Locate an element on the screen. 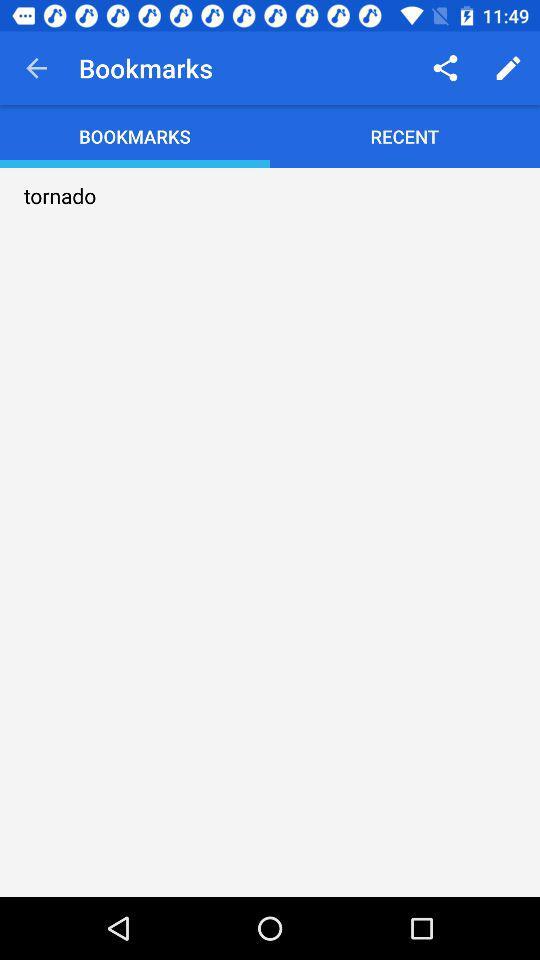 This screenshot has height=960, width=540. the icon to the right of the bookmarks app is located at coordinates (445, 68).